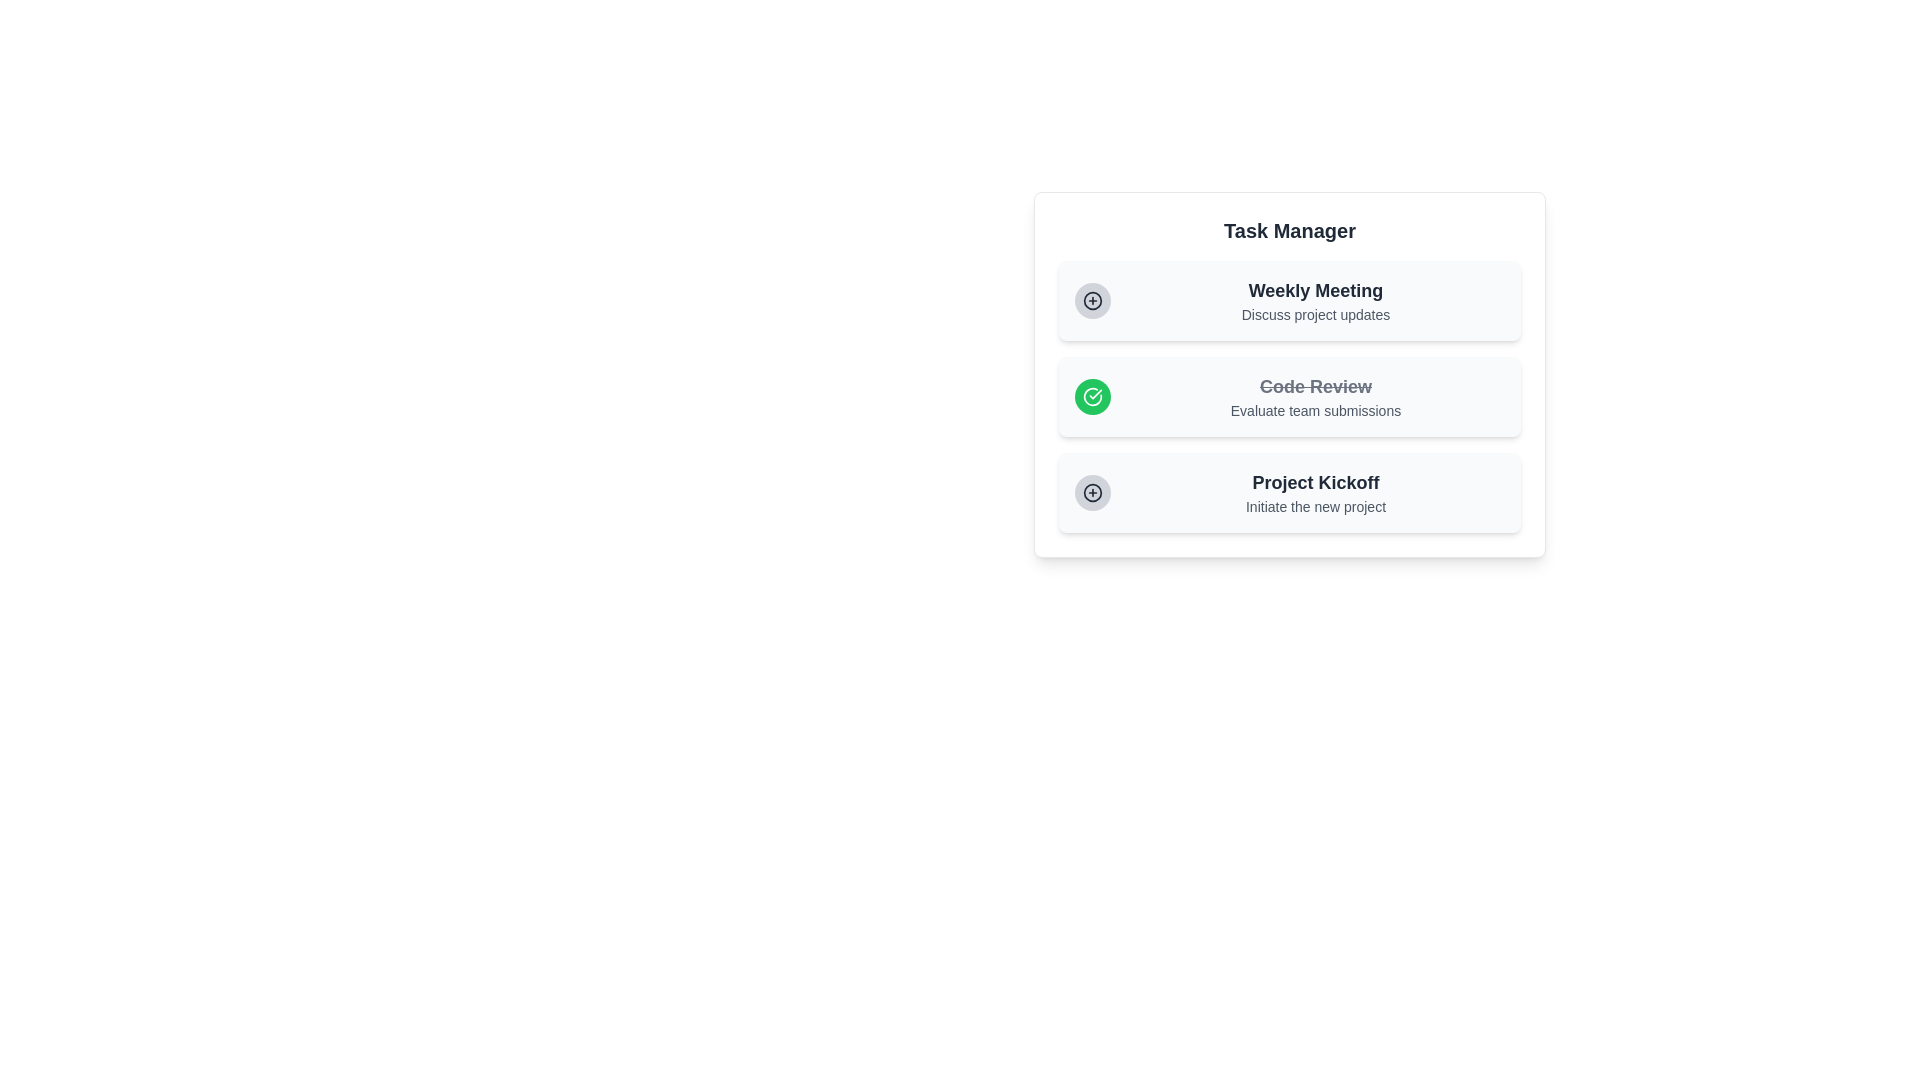  What do you see at coordinates (1290, 397) in the screenshot?
I see `the 'Code Review' completed task item in the task manager` at bounding box center [1290, 397].